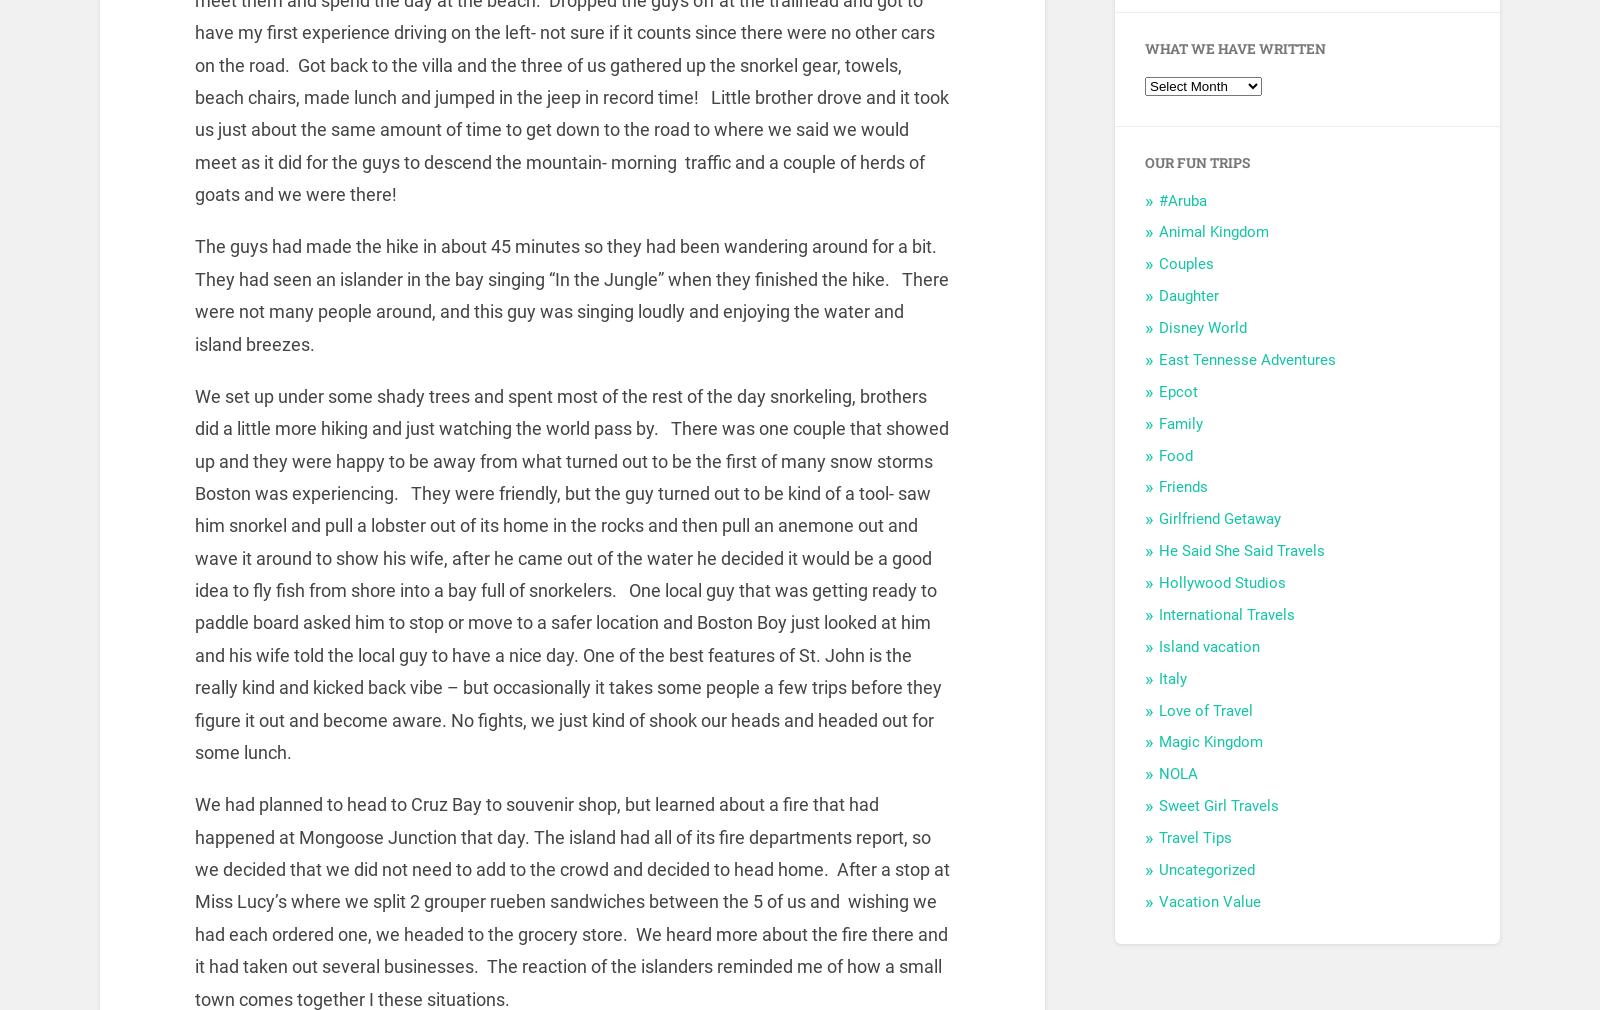  Describe the element at coordinates (570, 295) in the screenshot. I see `'The guys had made the hike in about 45 minutes so they had been wandering around for a bit.   They had seen an islander in the bay singing “In the Jungle” when they finished the hike.   There were not many people around, and this guy was singing loudly and enjoying the water and island breezes.'` at that location.